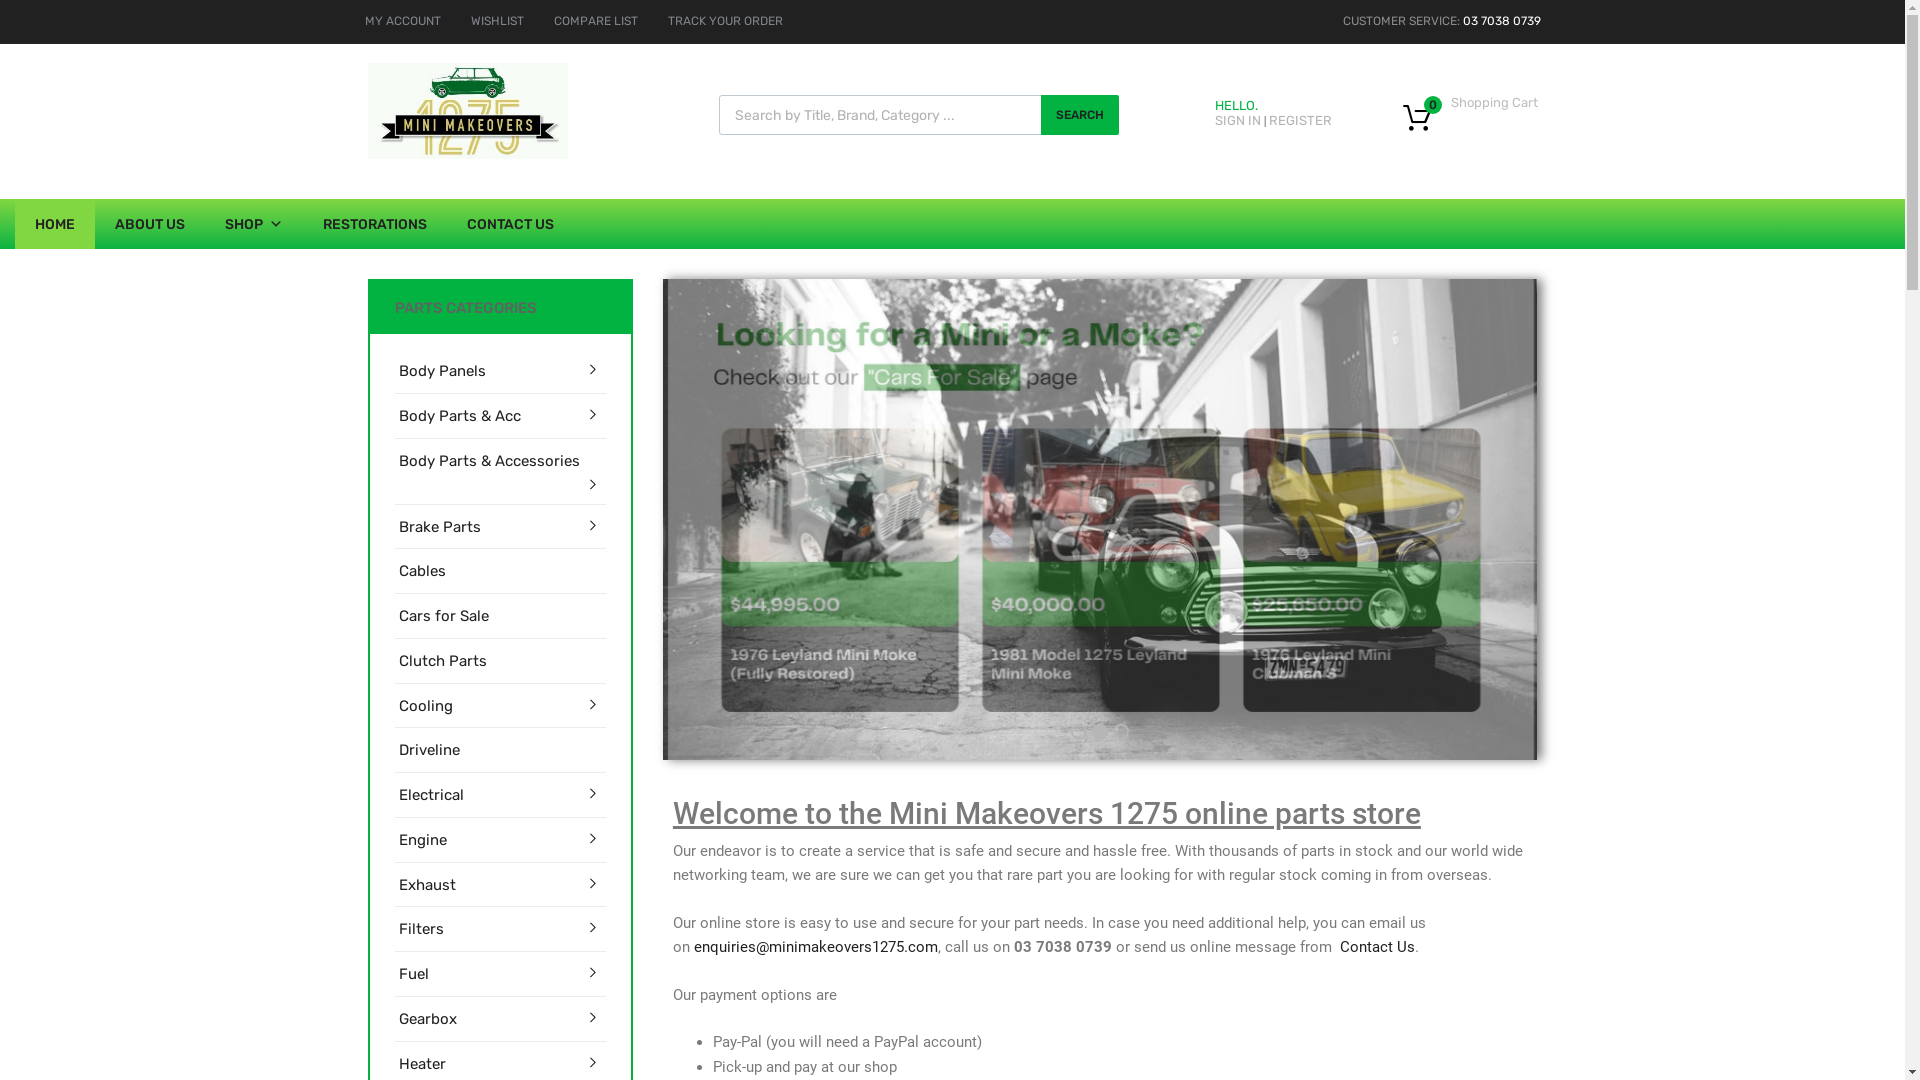  What do you see at coordinates (1040, 115) in the screenshot?
I see `'SEARCH'` at bounding box center [1040, 115].